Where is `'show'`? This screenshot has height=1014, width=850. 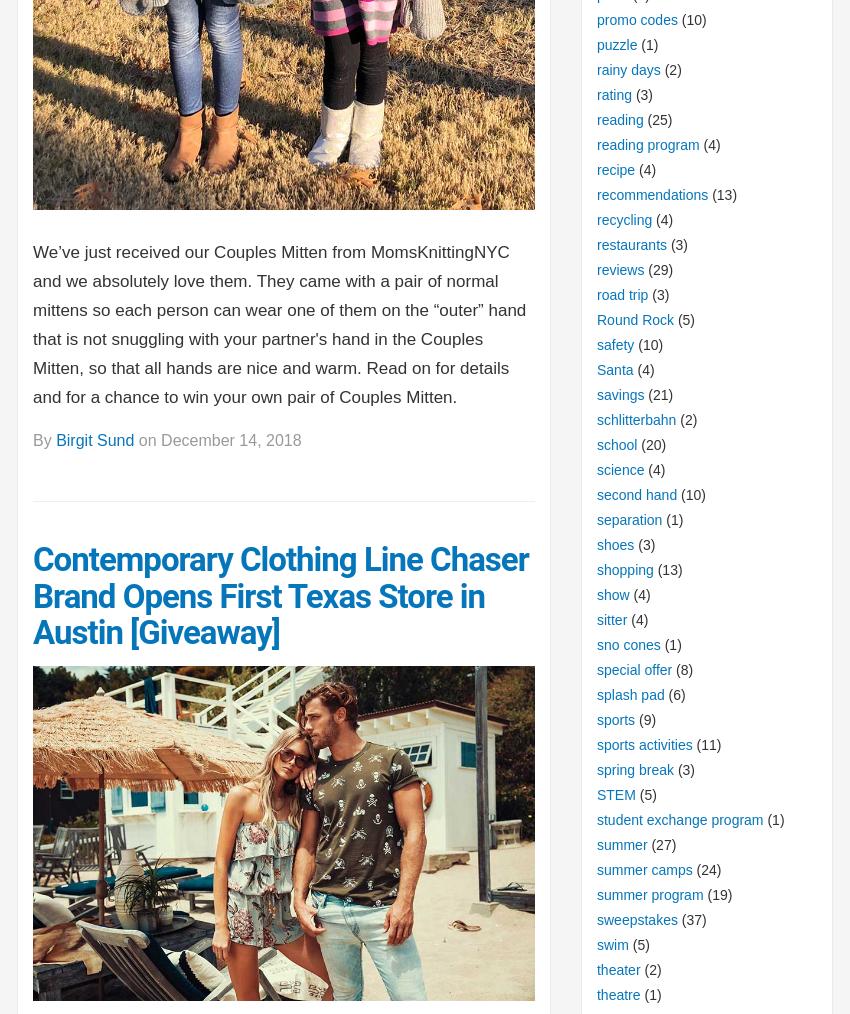
'show' is located at coordinates (611, 594).